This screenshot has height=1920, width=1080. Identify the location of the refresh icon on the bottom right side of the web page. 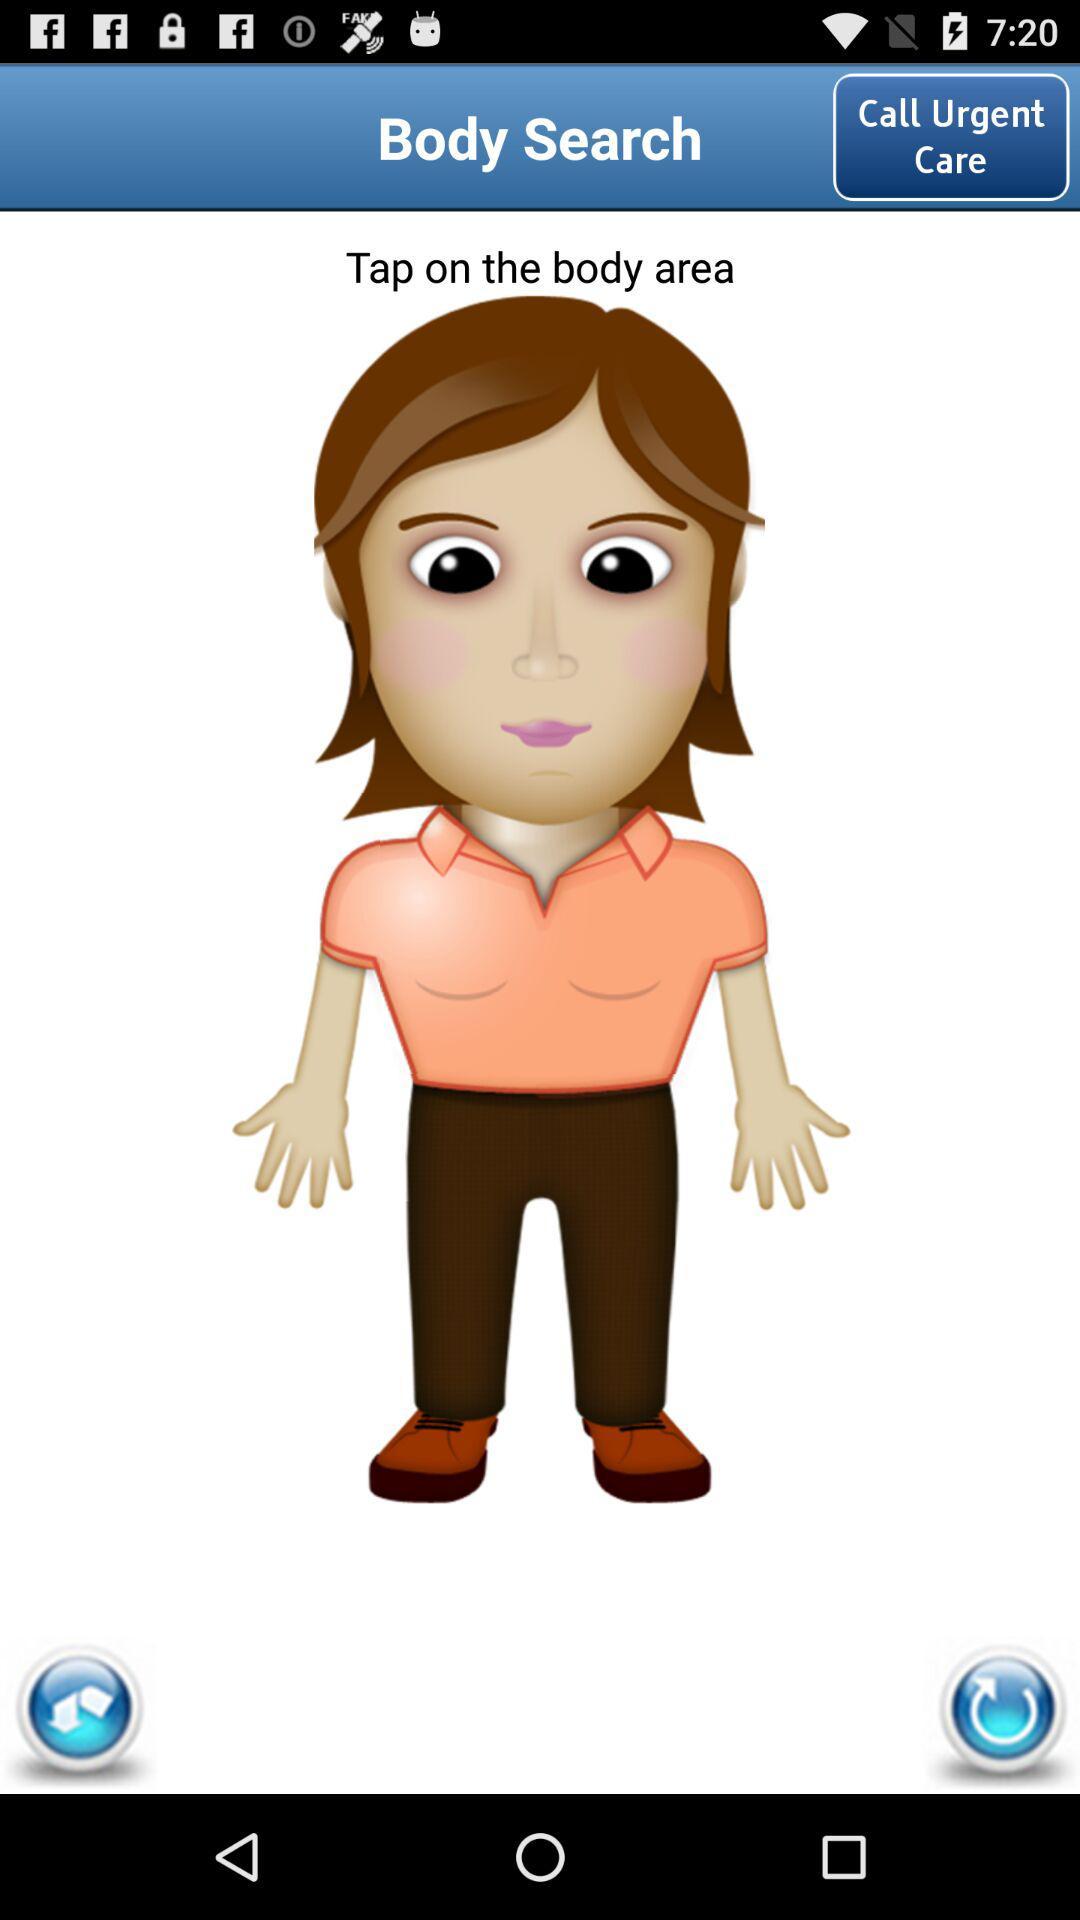
(1001, 1714).